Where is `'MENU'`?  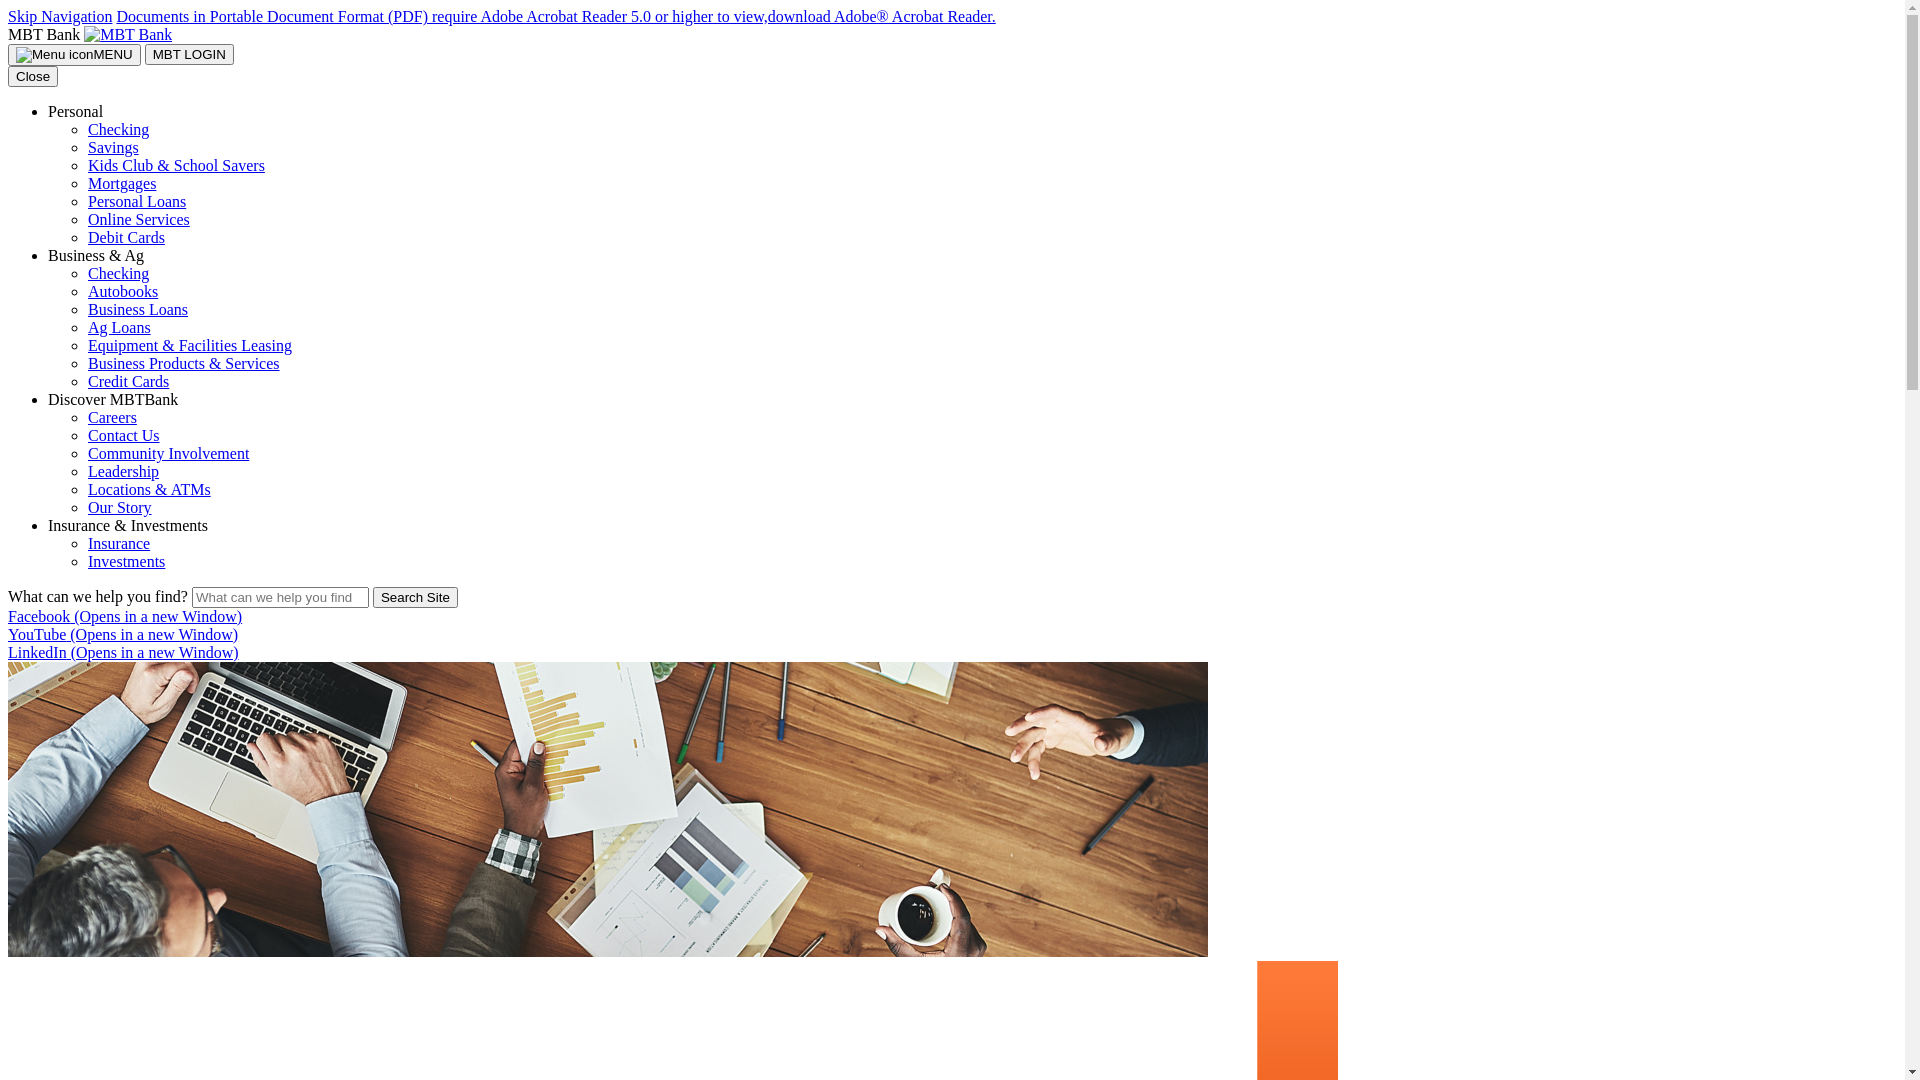 'MENU' is located at coordinates (74, 53).